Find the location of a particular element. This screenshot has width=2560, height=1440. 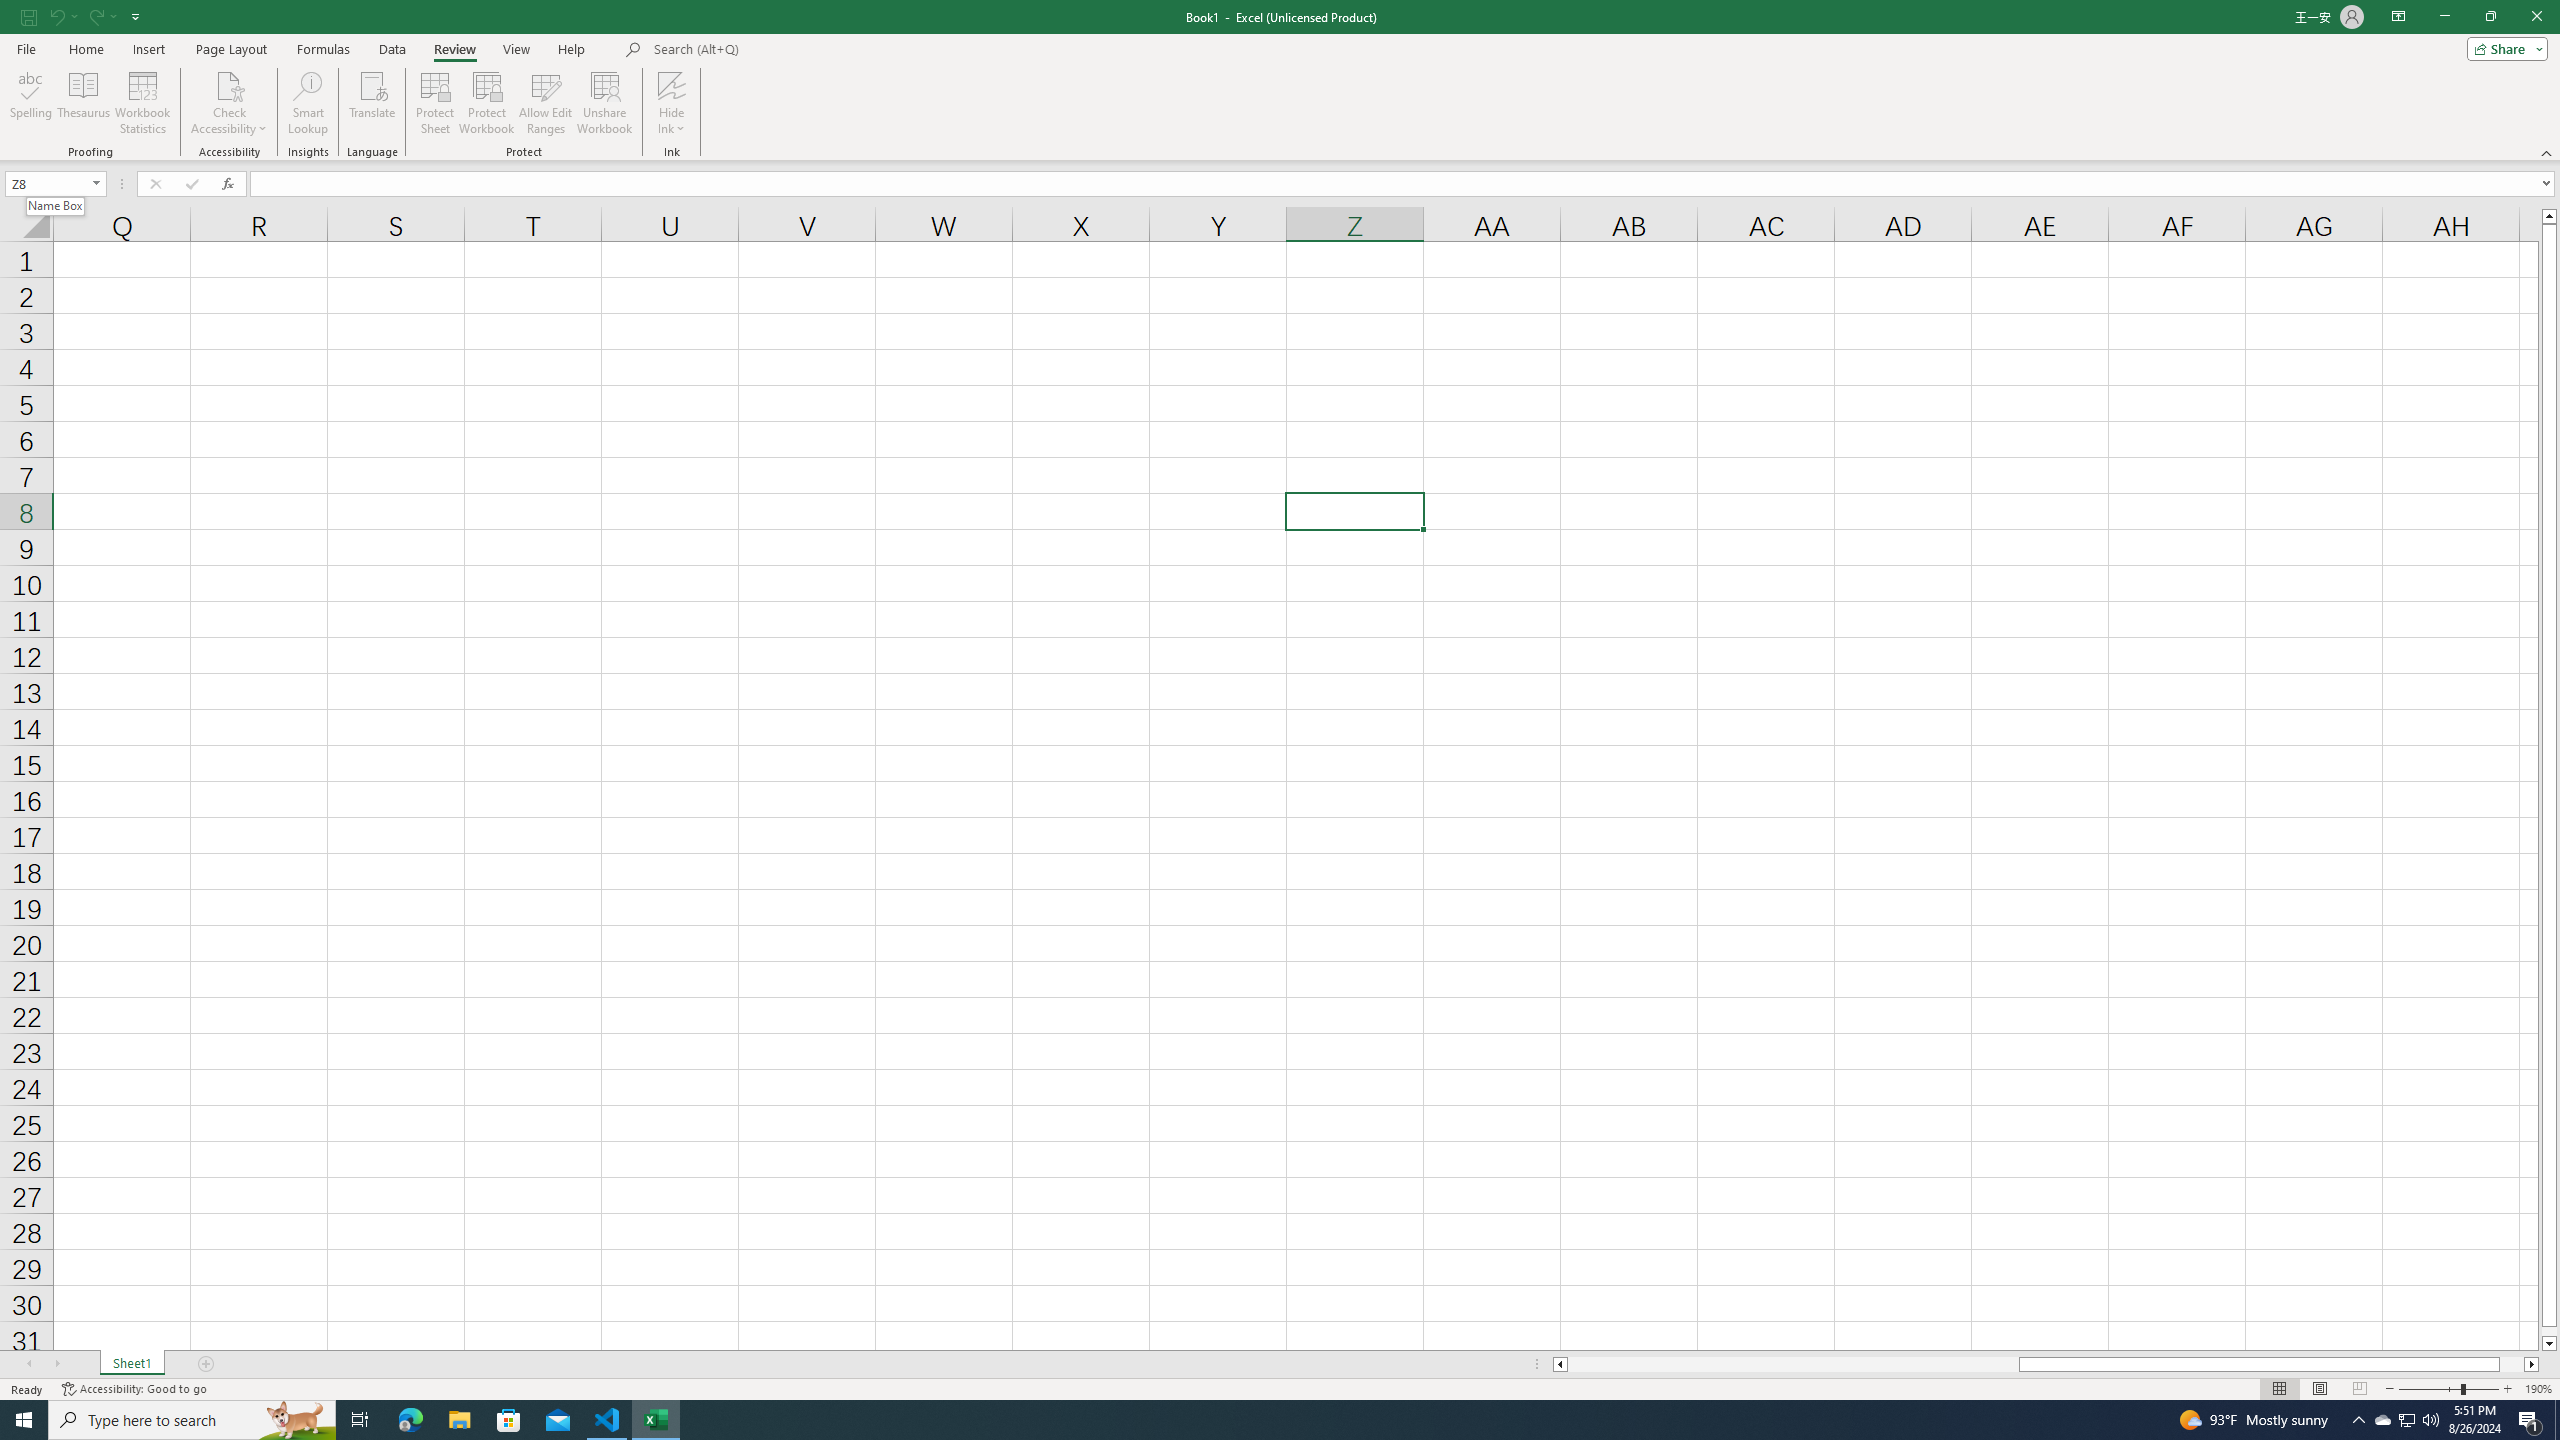

'Protect Workbook...' is located at coordinates (486, 103).